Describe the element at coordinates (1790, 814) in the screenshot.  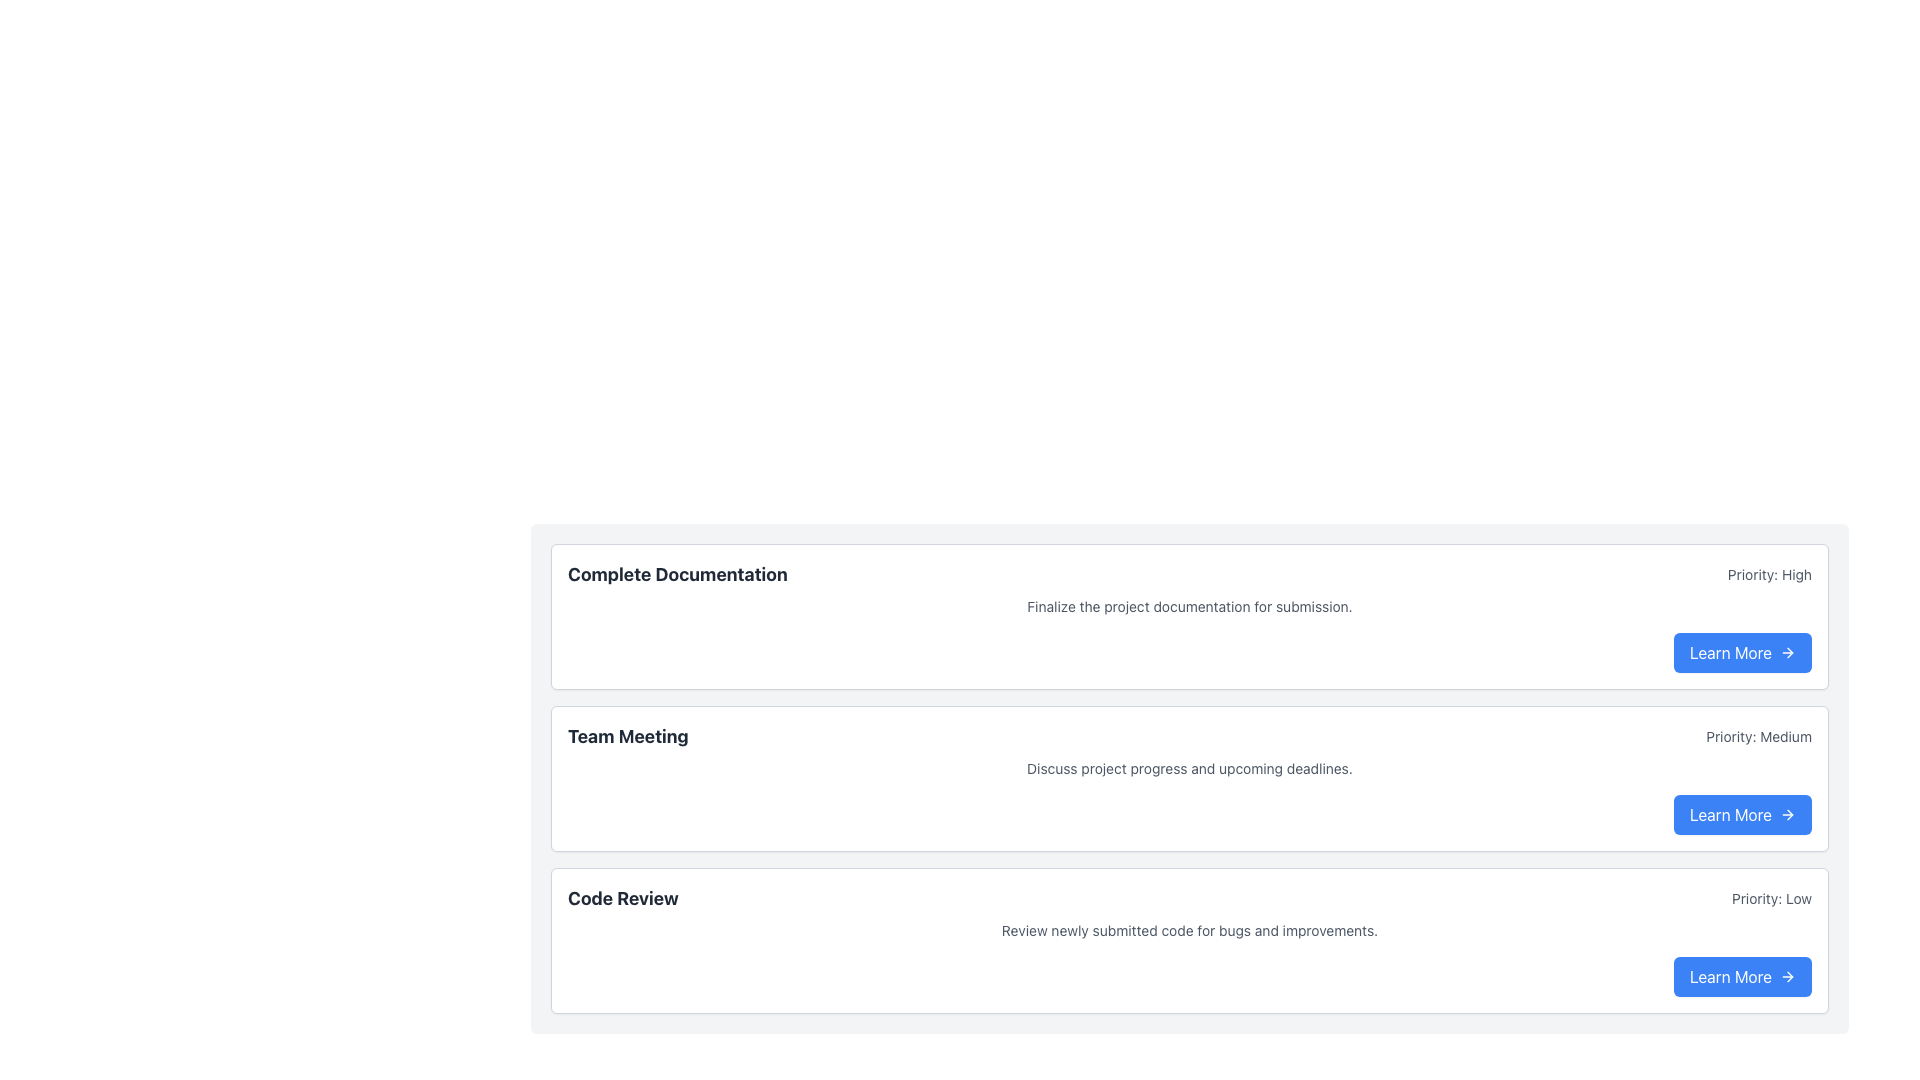
I see `the arrow icon located within the blue 'Learn More' button associated with the 'Priority: Medium' section` at that location.